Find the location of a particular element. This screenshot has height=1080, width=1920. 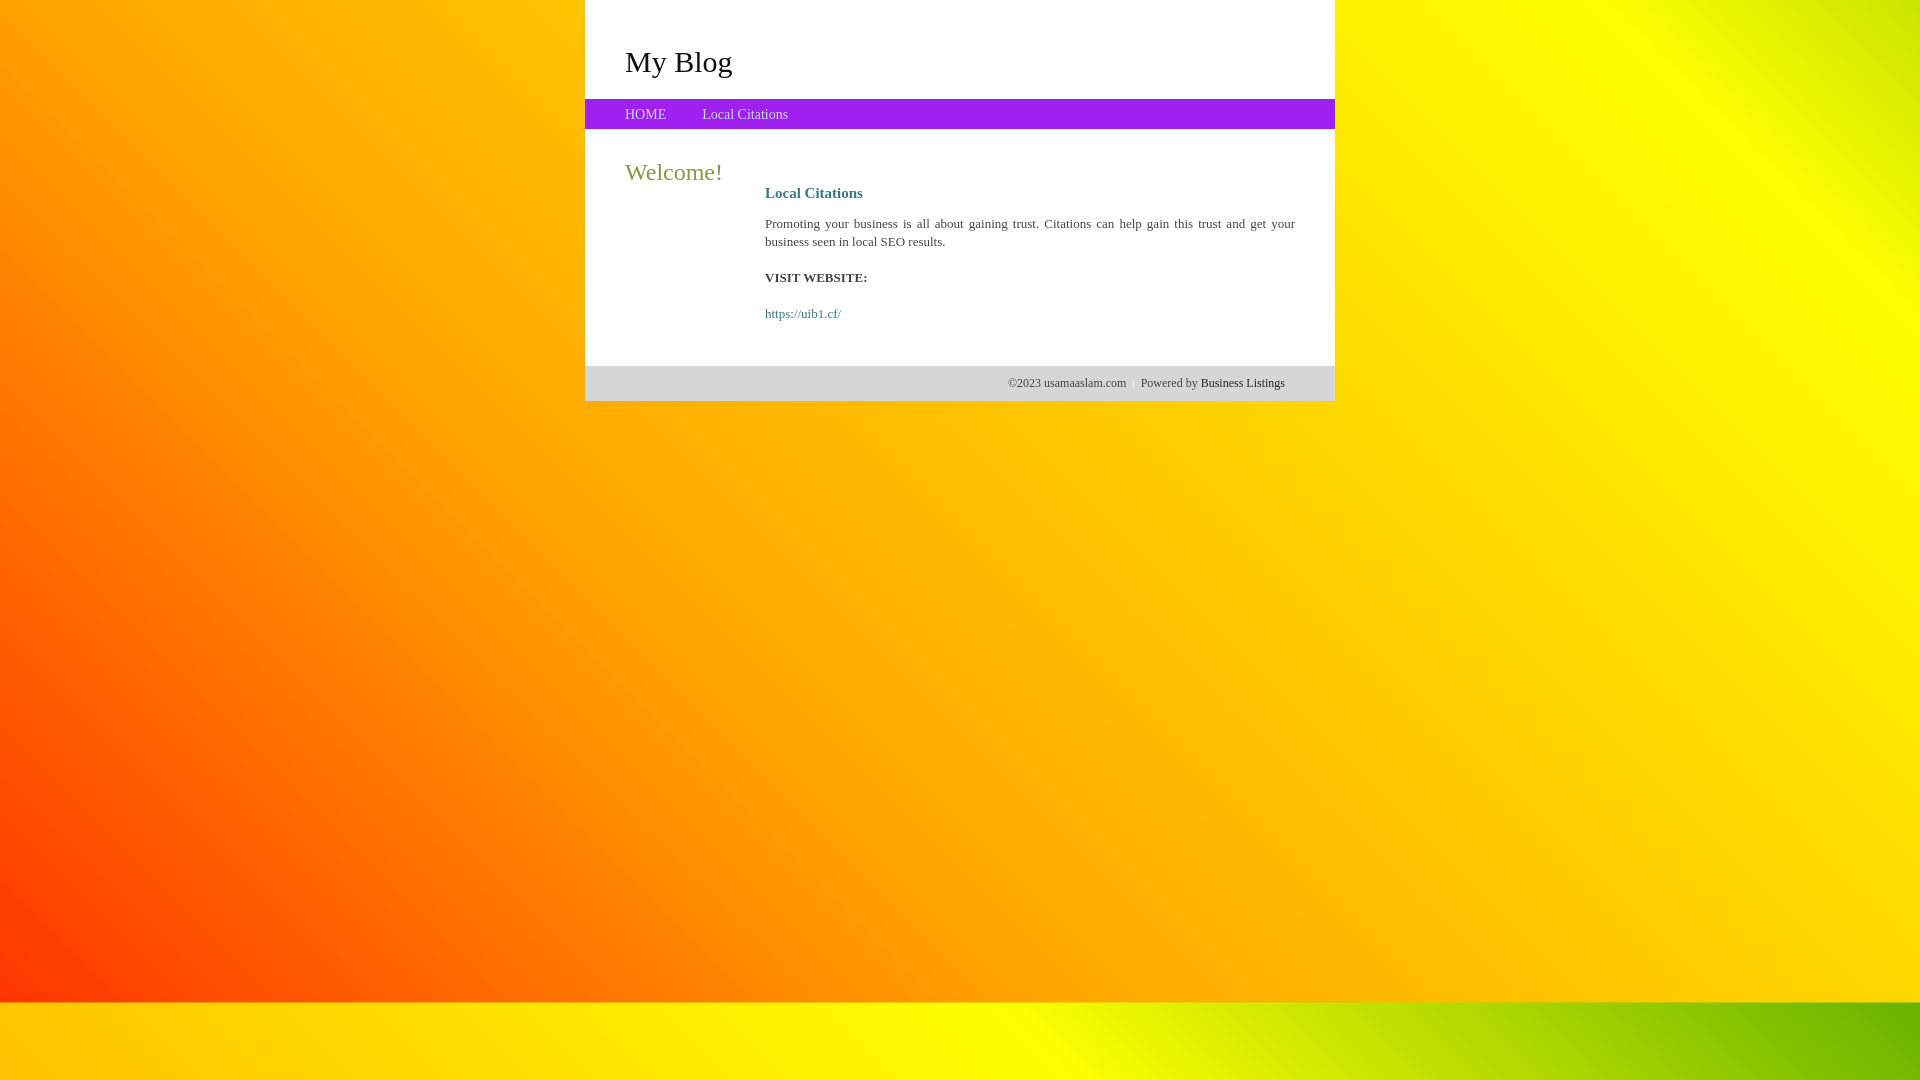

'Local Citations' is located at coordinates (743, 114).